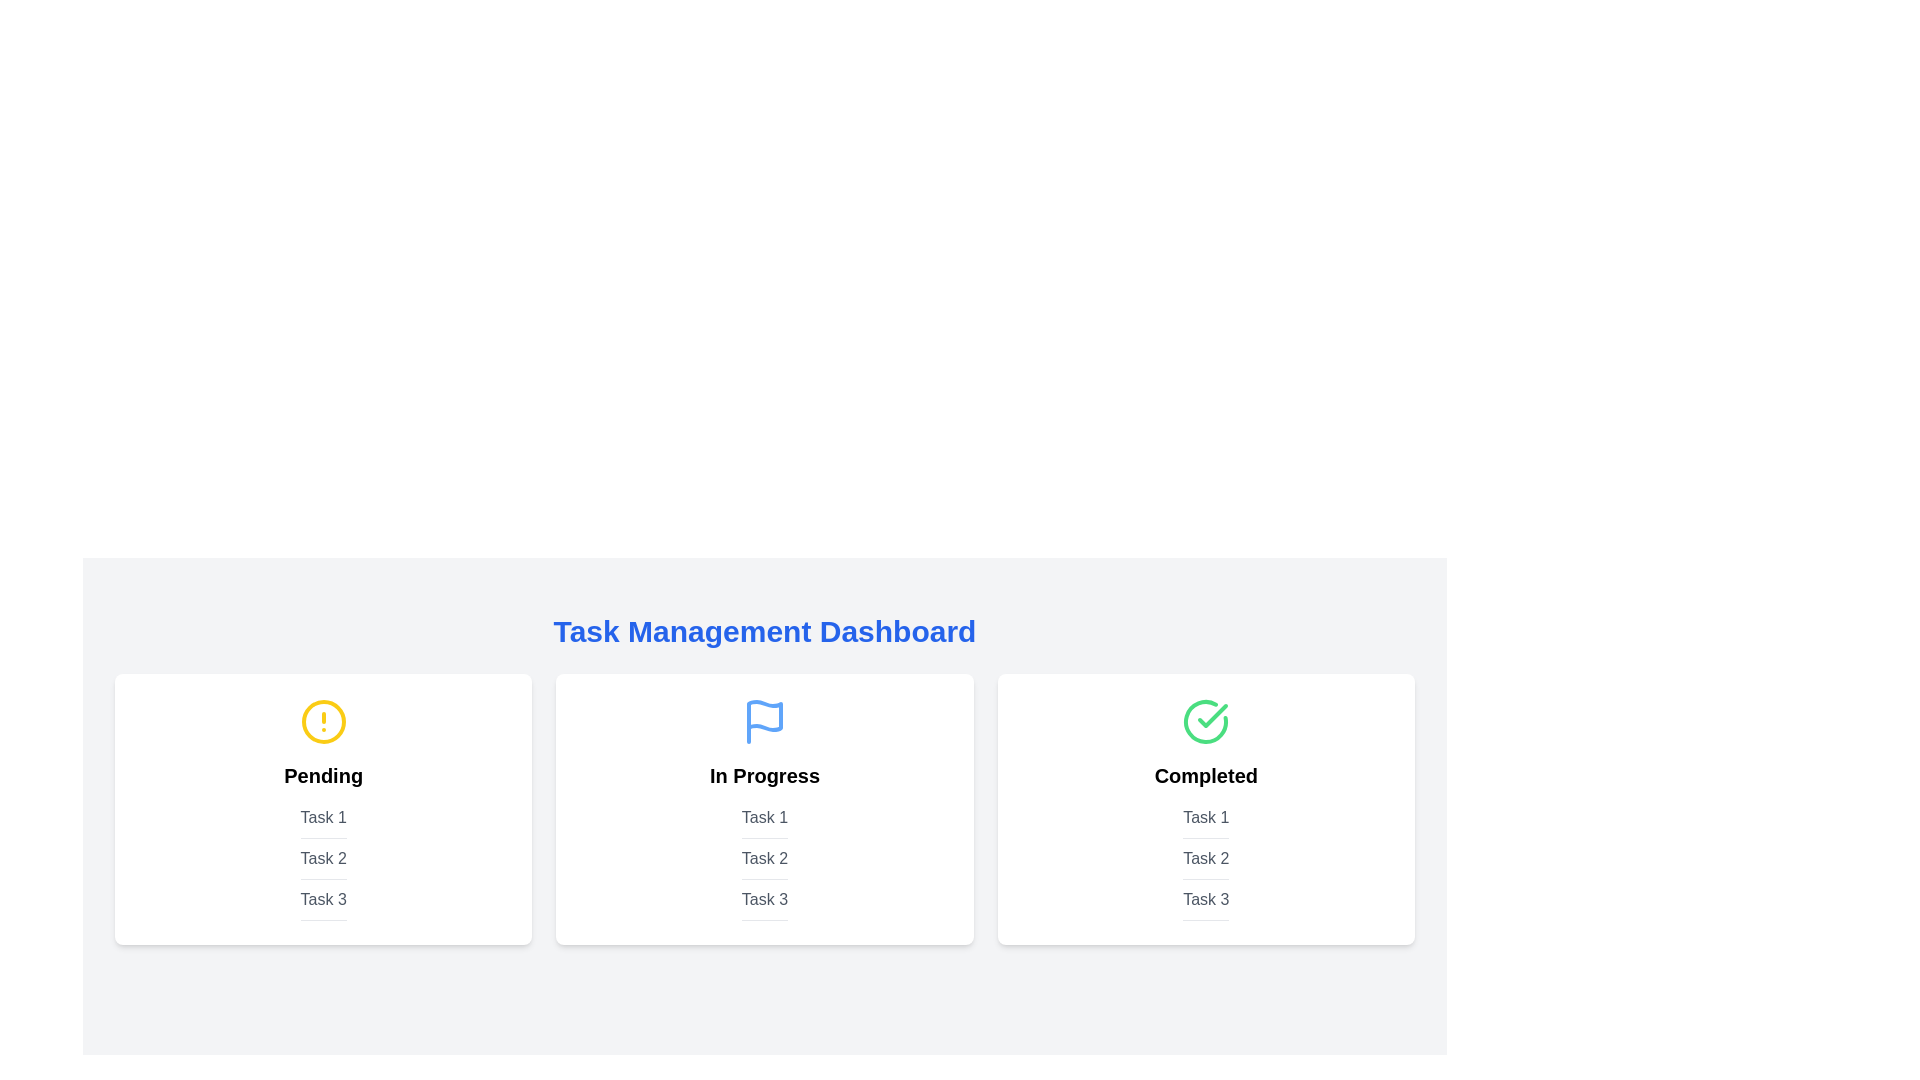 The height and width of the screenshot is (1080, 1920). Describe the element at coordinates (323, 822) in the screenshot. I see `the text label for 'Task 1', which is the first entry in the Pending section of the task list` at that location.